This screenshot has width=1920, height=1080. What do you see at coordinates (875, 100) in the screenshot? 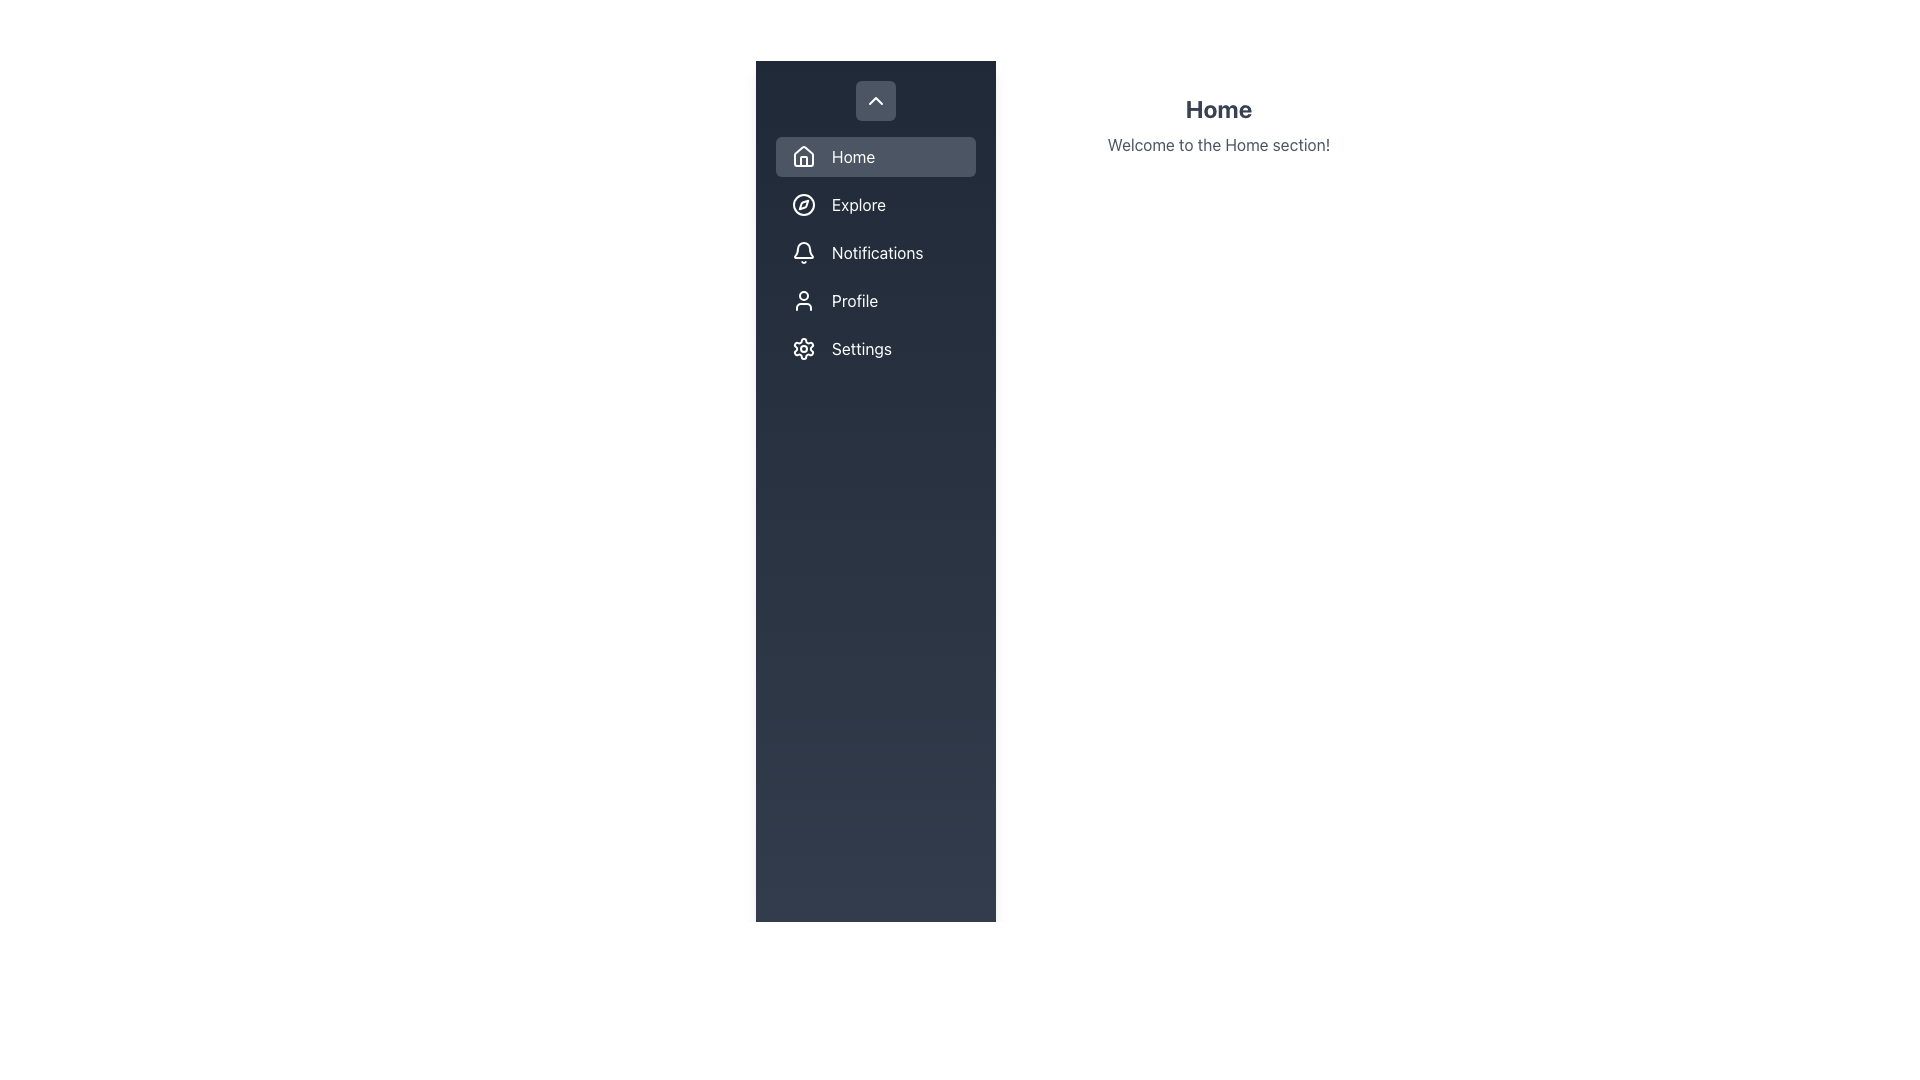
I see `the button located at the top of the vertical sidebar, which features an upward chevron icon` at bounding box center [875, 100].